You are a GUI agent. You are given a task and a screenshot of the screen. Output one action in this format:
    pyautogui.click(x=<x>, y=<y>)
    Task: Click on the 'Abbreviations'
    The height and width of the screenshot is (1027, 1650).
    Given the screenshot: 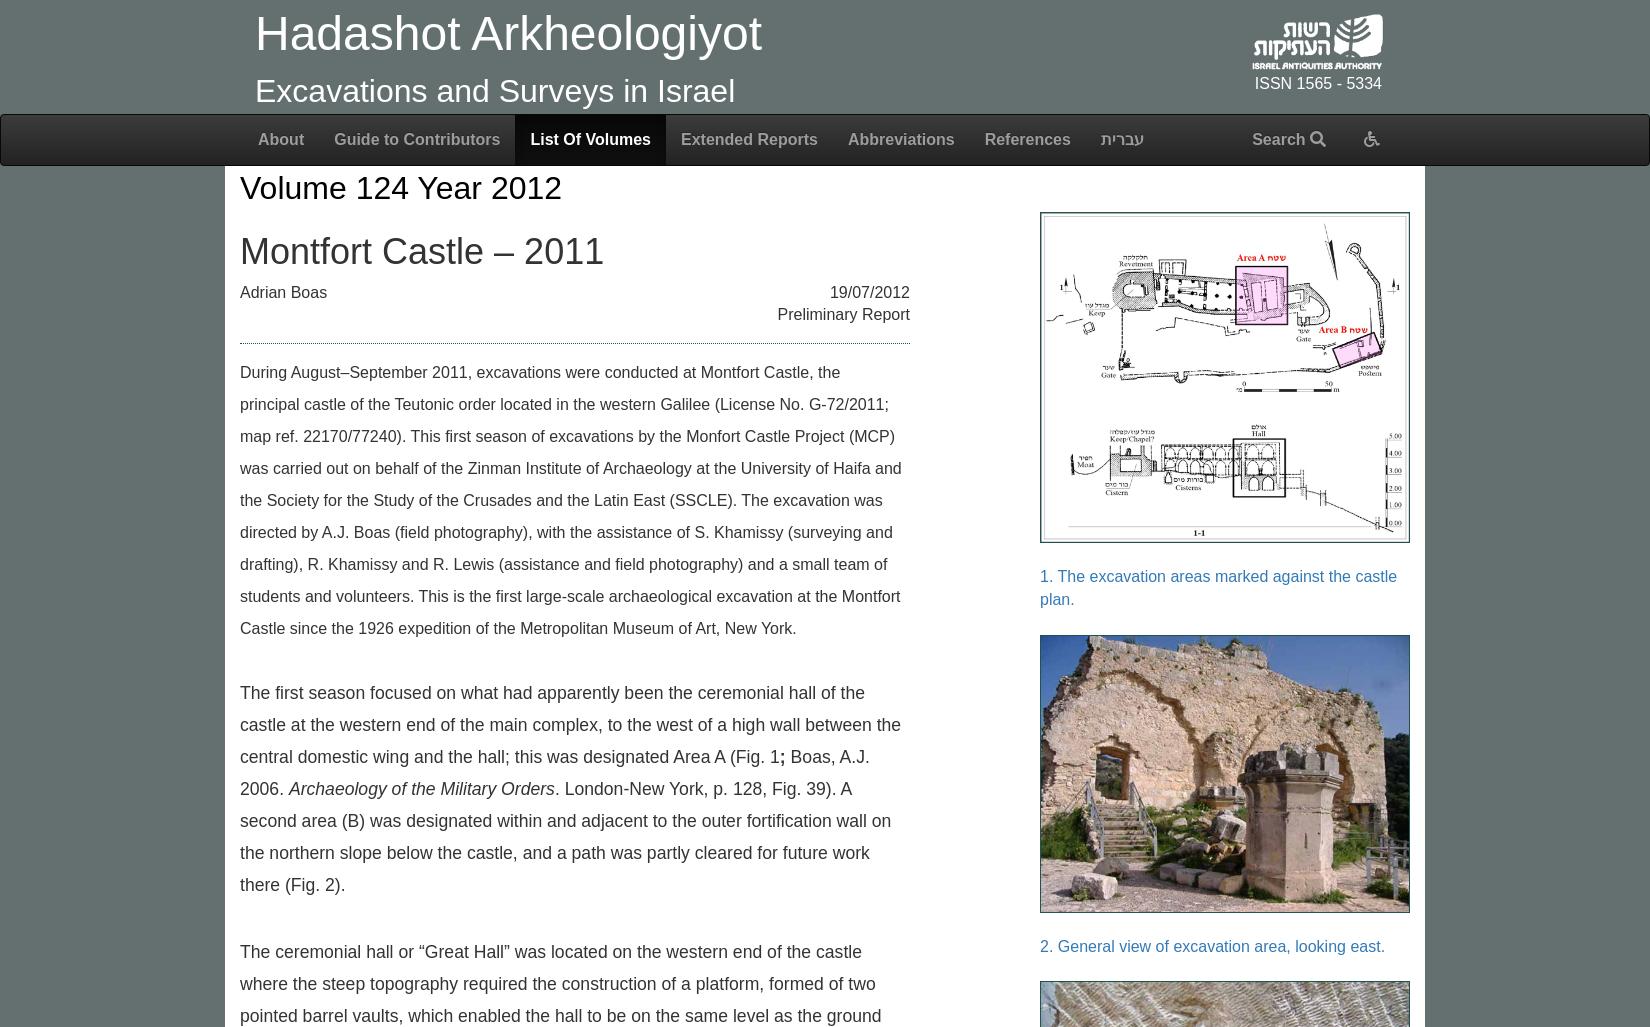 What is the action you would take?
    pyautogui.click(x=900, y=139)
    